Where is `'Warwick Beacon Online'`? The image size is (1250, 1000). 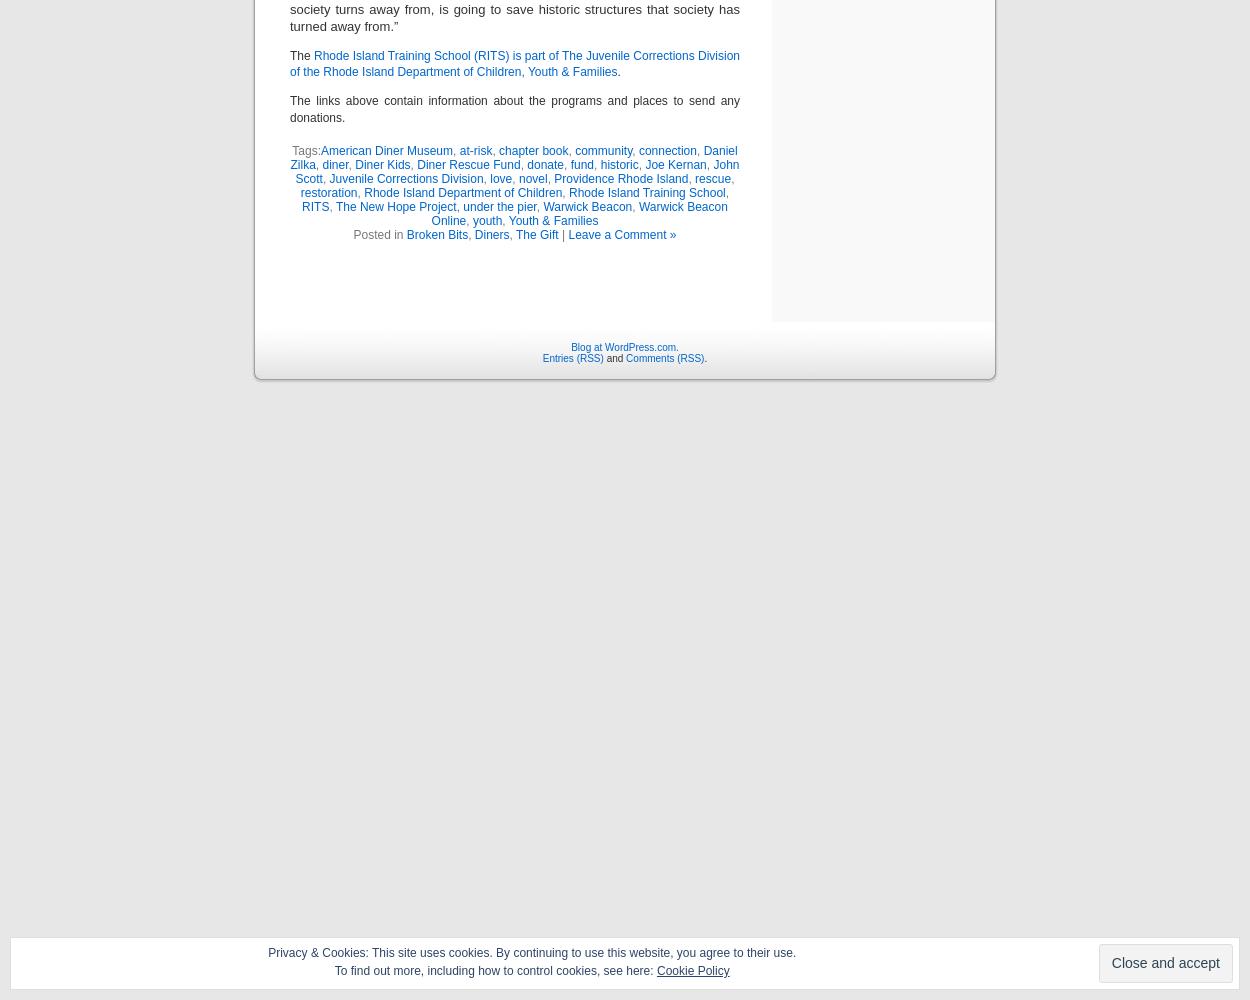
'Warwick Beacon Online' is located at coordinates (431, 212).